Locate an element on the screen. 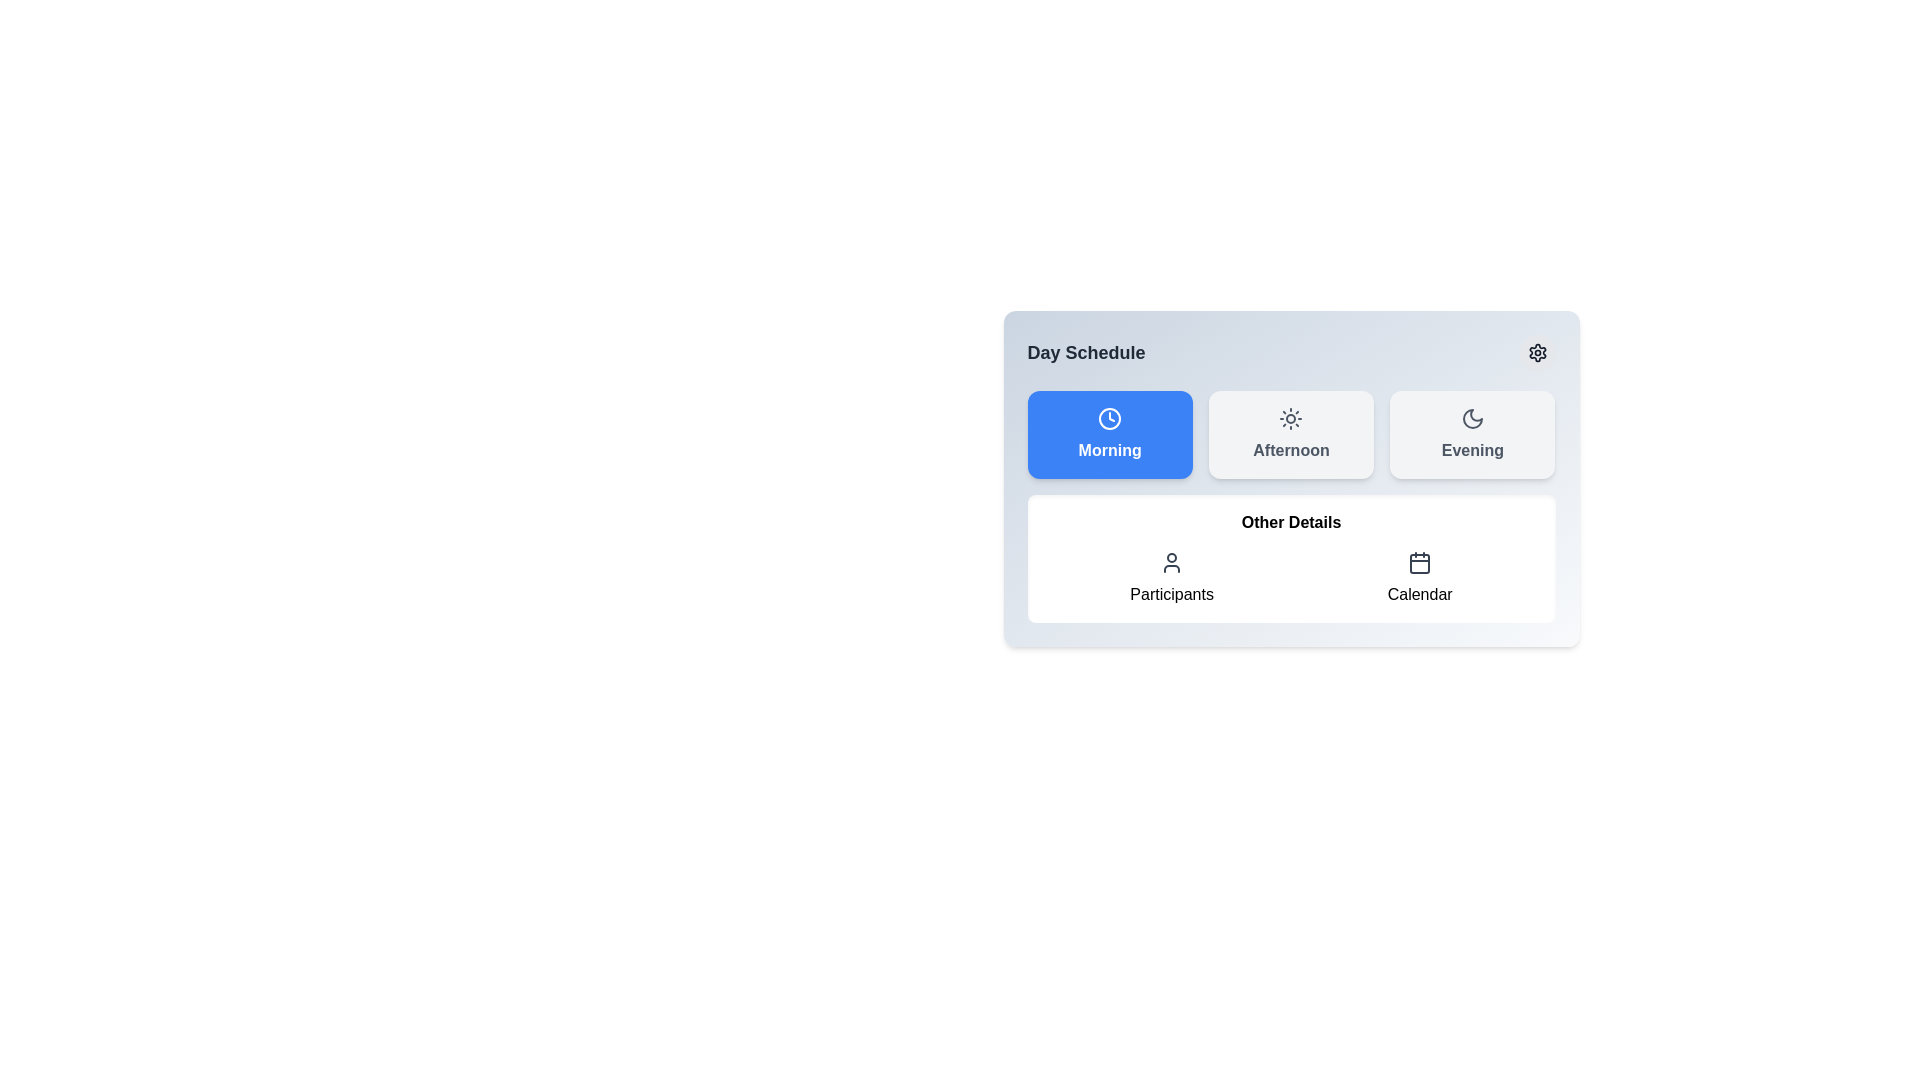 The height and width of the screenshot is (1080, 1920). the 'Afternoon' text label within the button-like UI component in the Day Schedule section is located at coordinates (1291, 451).